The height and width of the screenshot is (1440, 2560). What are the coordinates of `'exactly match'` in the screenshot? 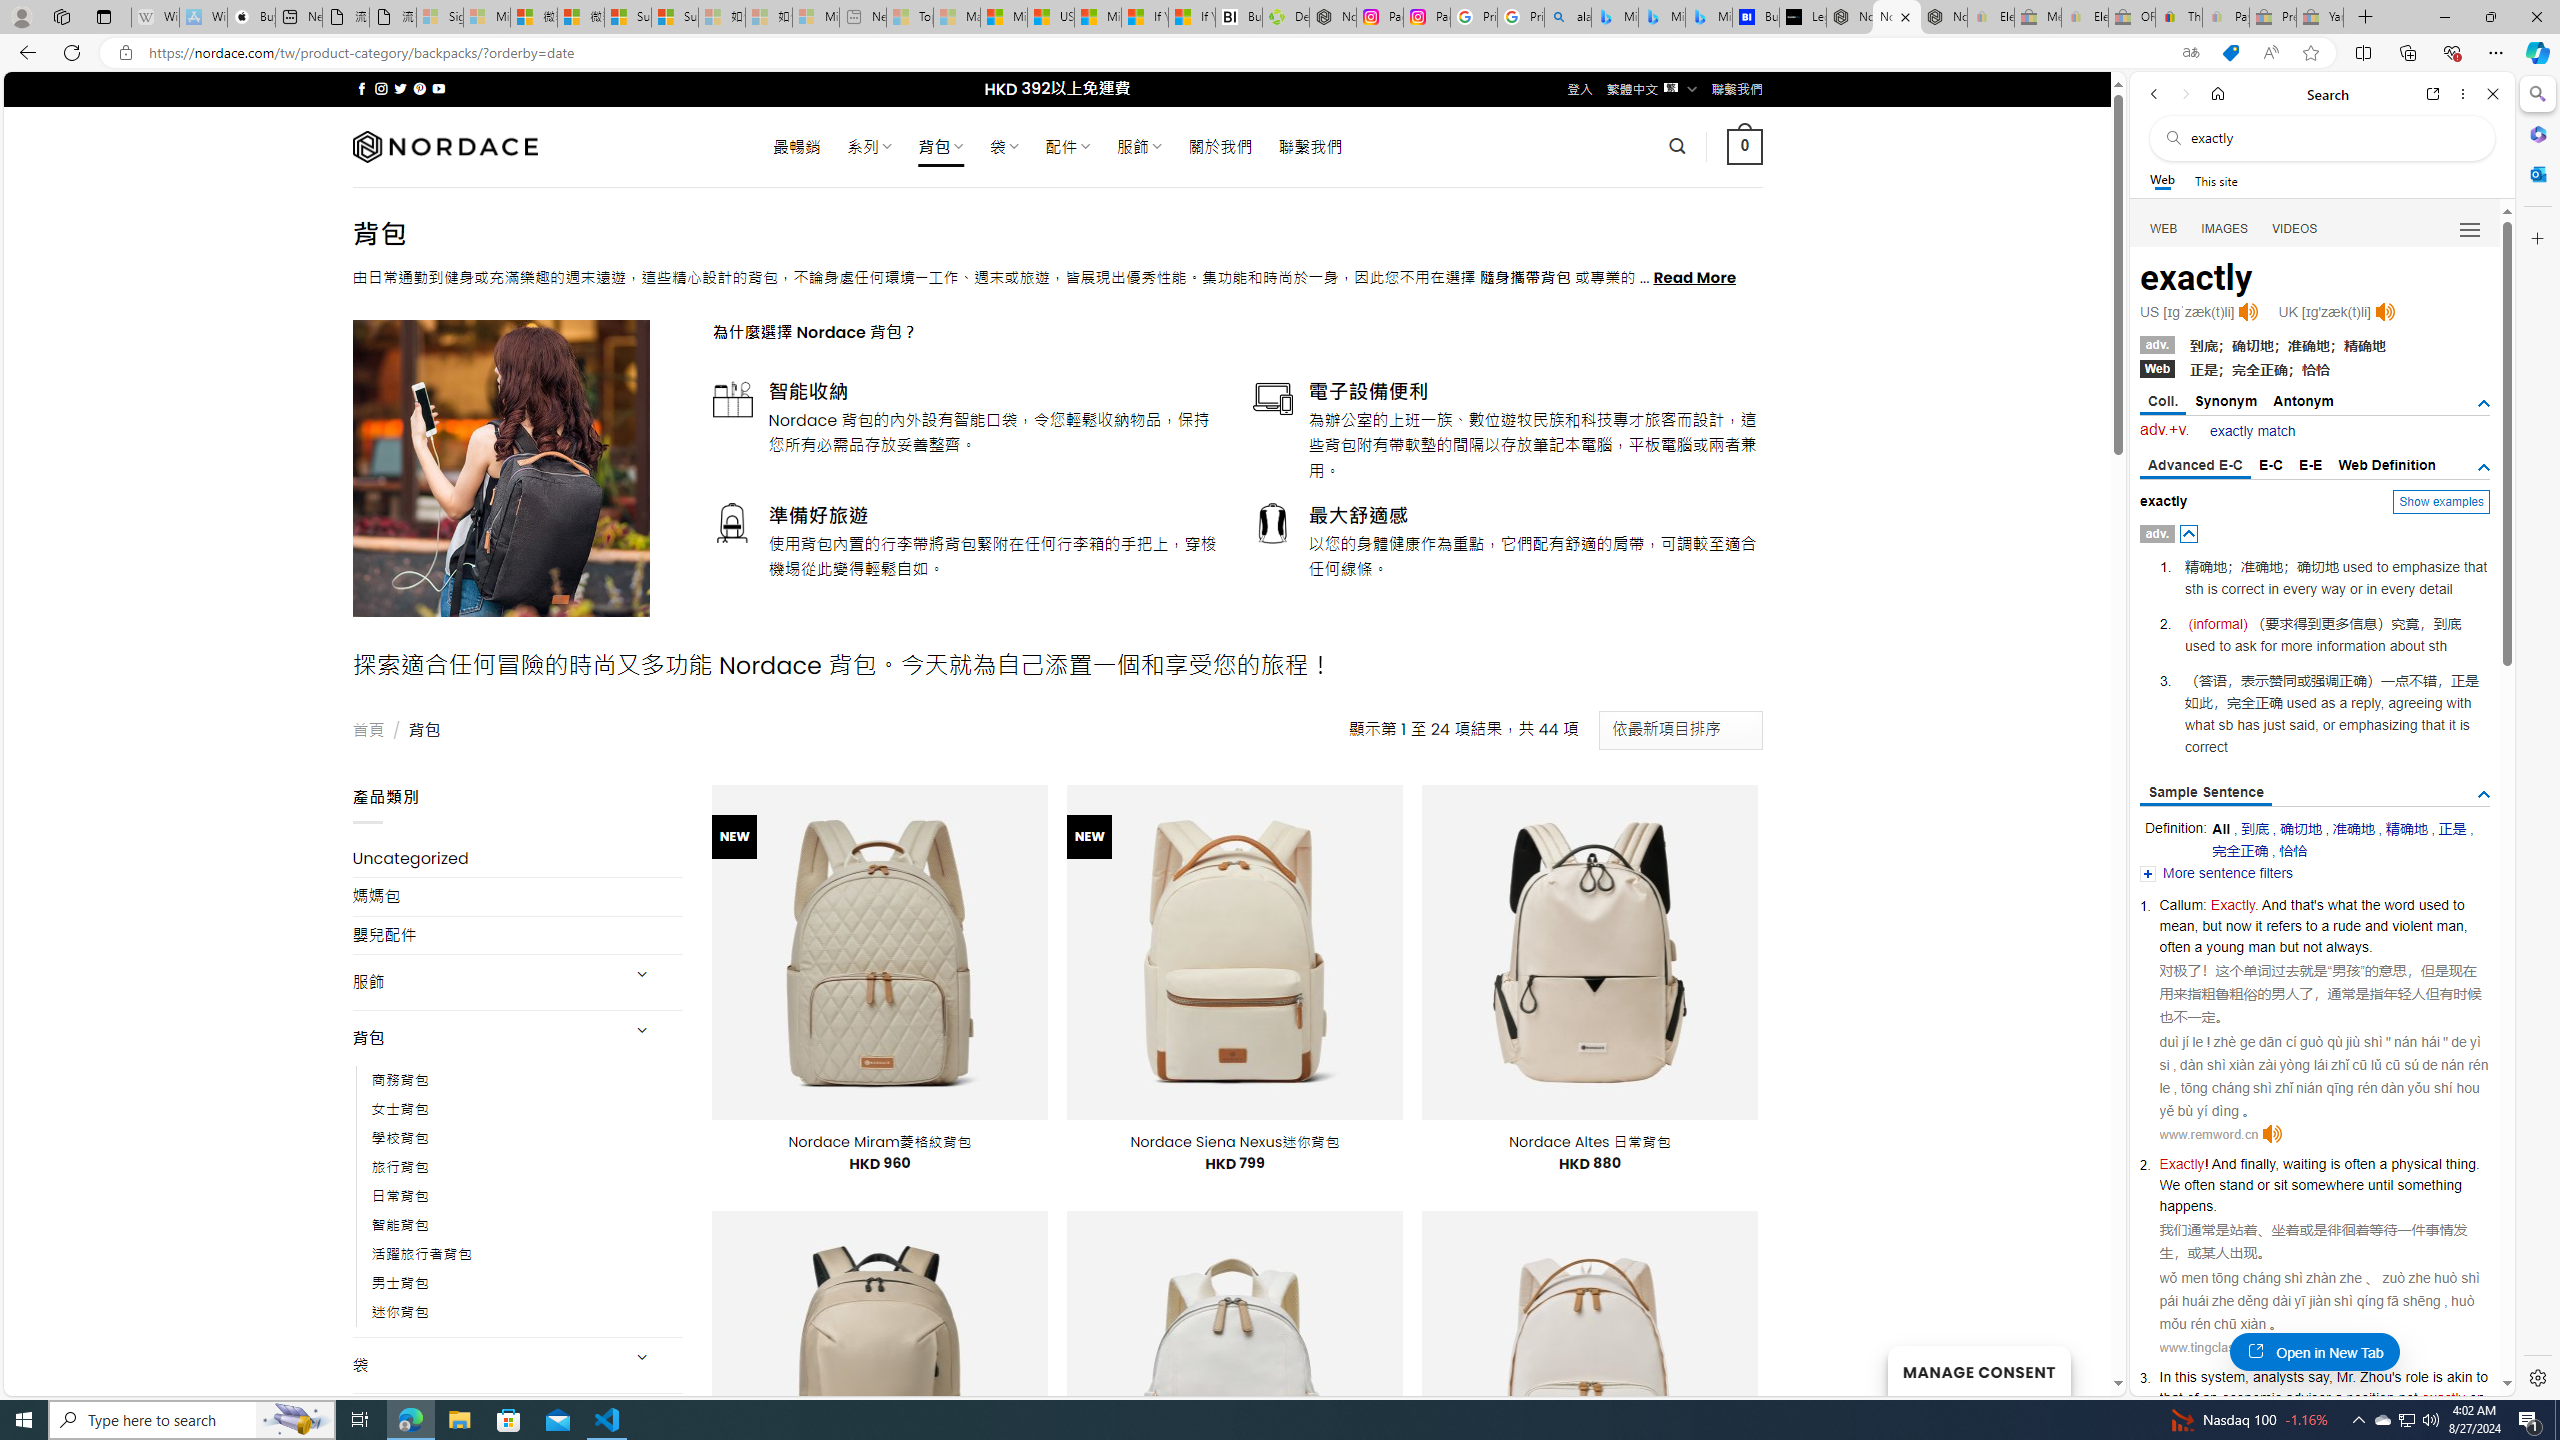 It's located at (2251, 430).